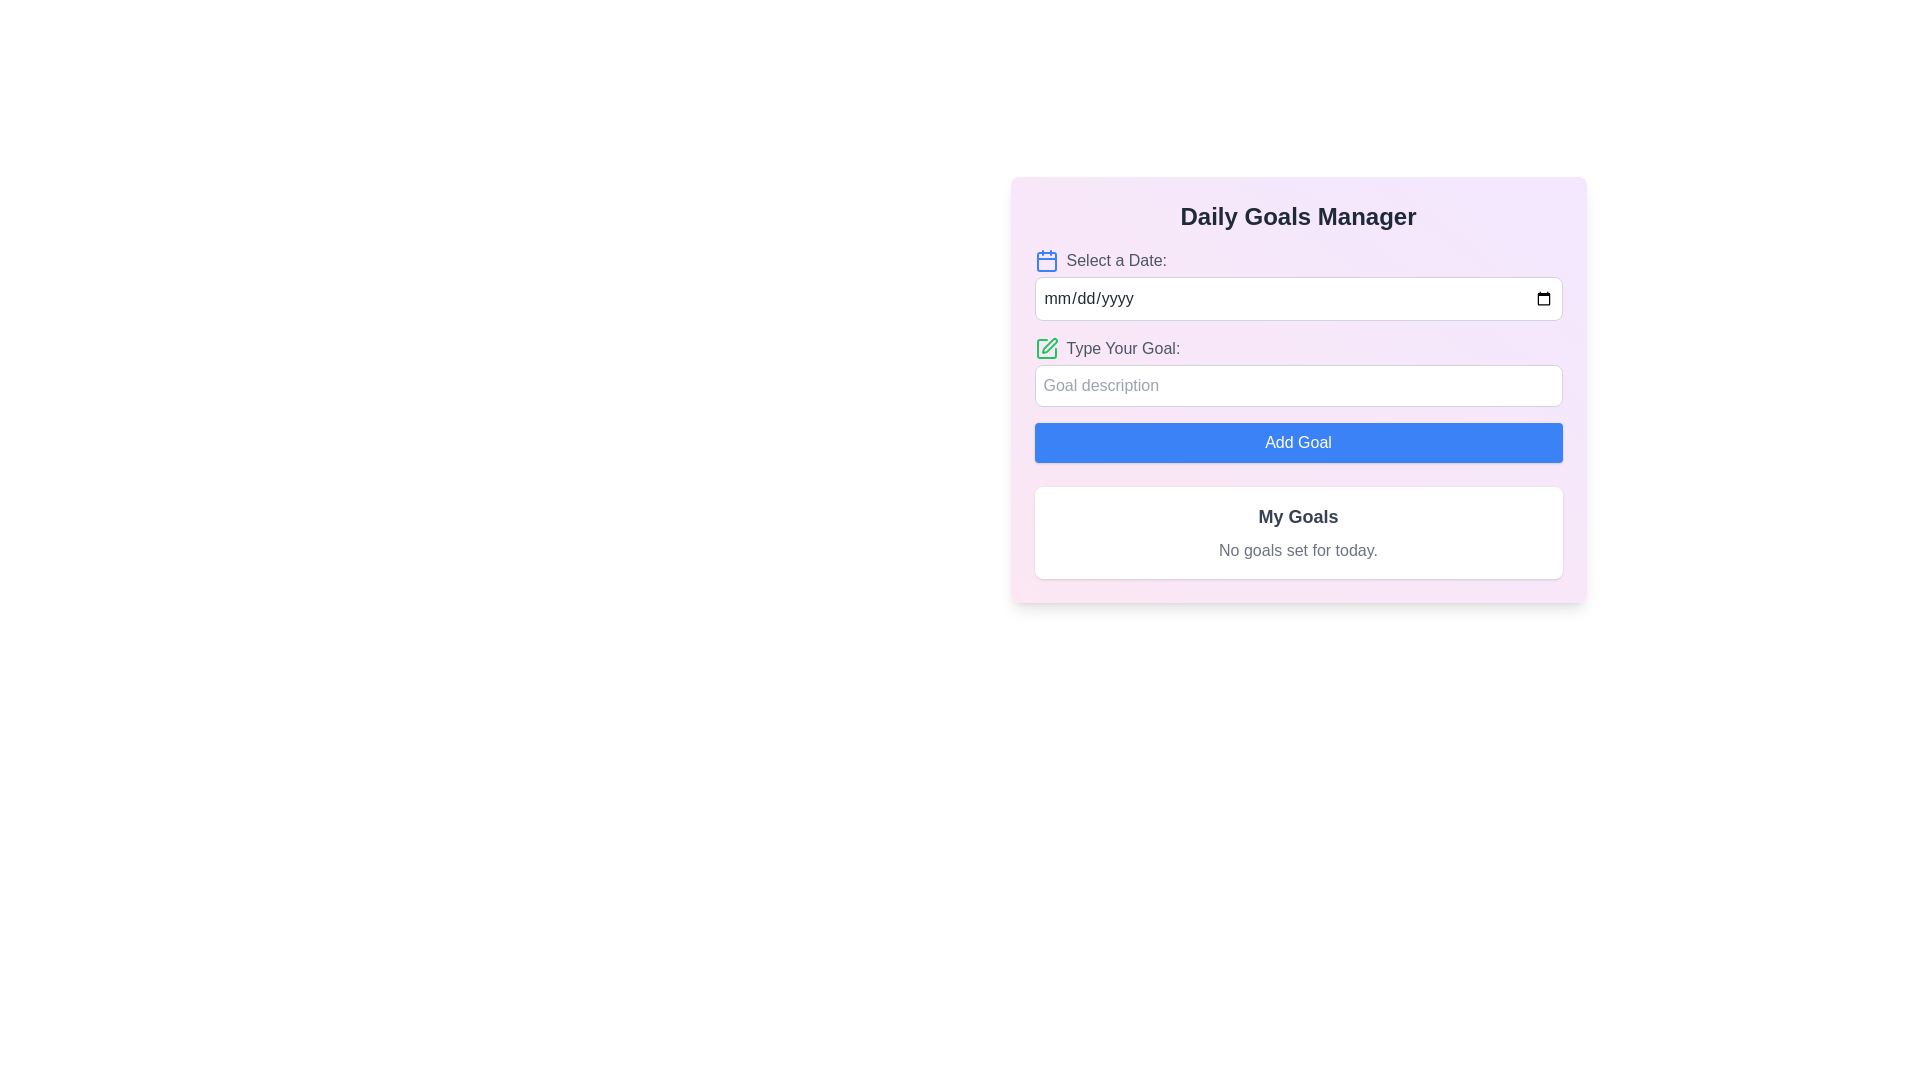  I want to click on the Date input field for the Daily Goals Manager, so click(1298, 285).